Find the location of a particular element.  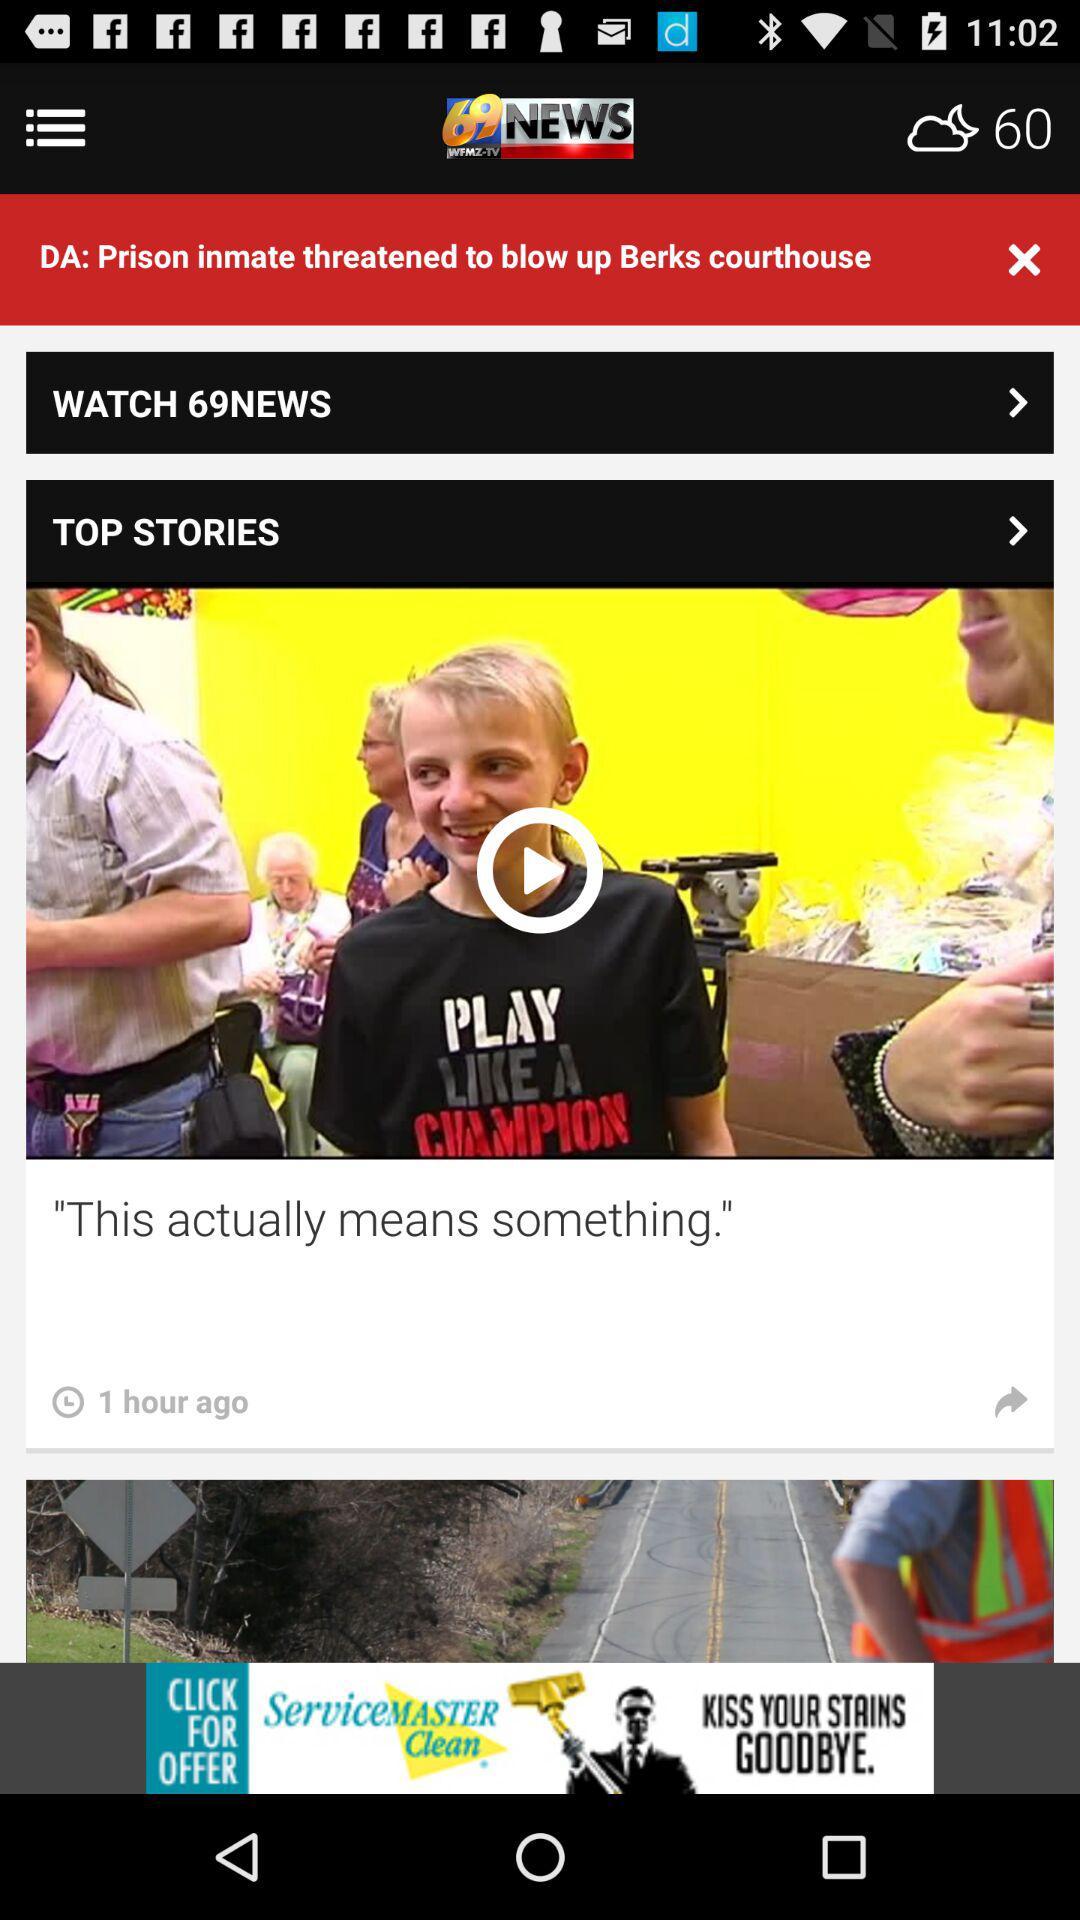

make advertisement is located at coordinates (540, 1727).